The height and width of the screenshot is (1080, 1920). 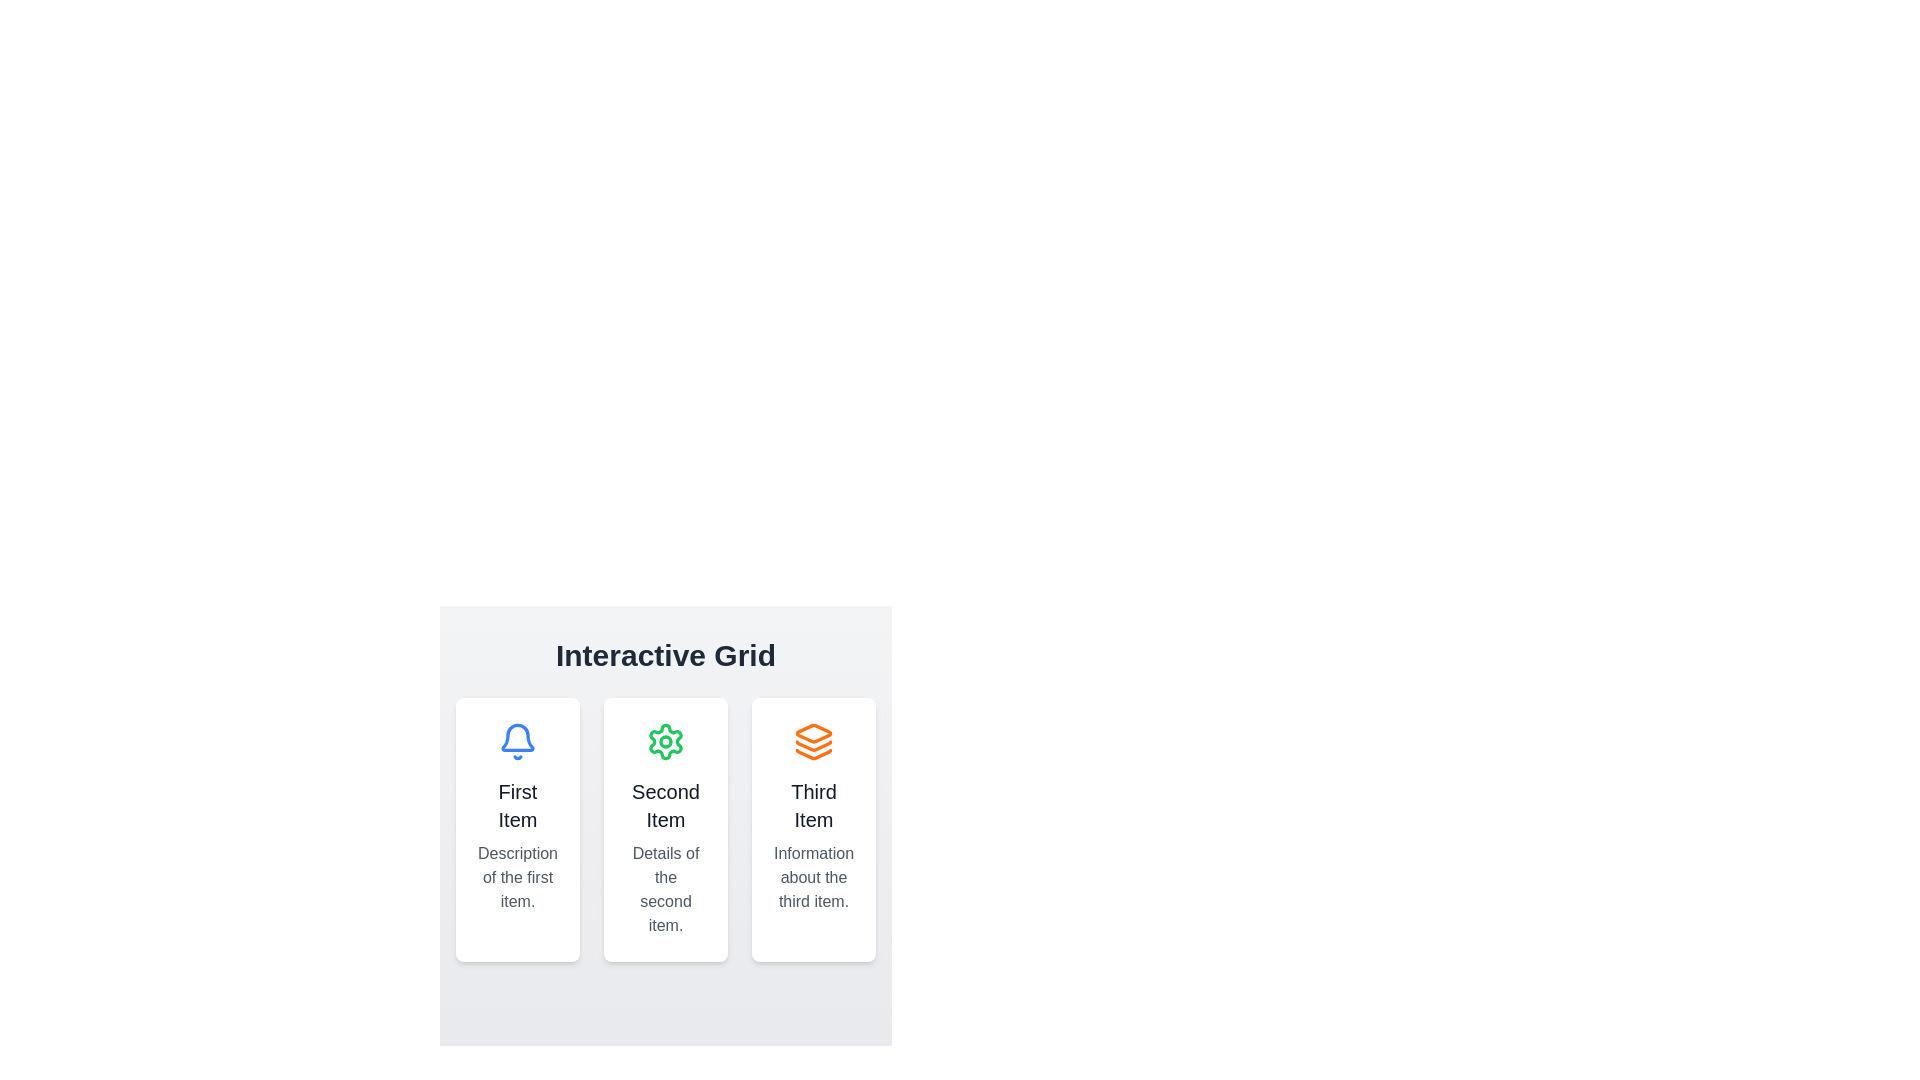 I want to click on the rectangular card with a white background, featuring a blue bell icon and the text 'First Item', so click(x=518, y=829).